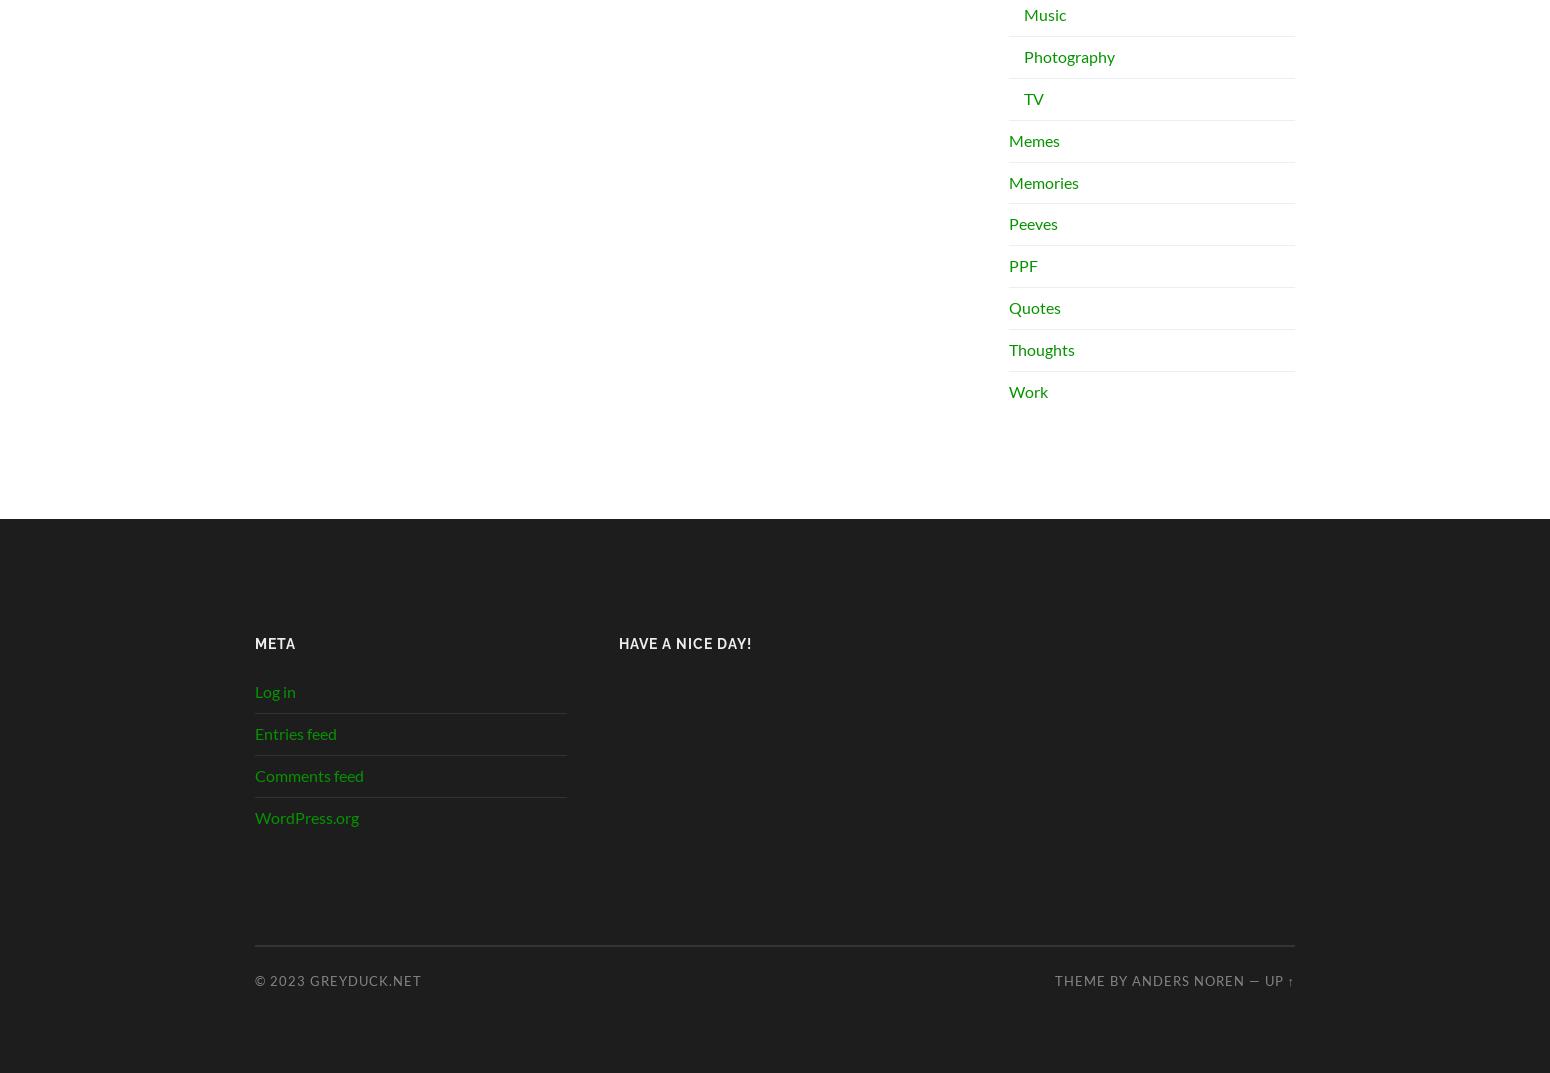  Describe the element at coordinates (1034, 98) in the screenshot. I see `'TV'` at that location.